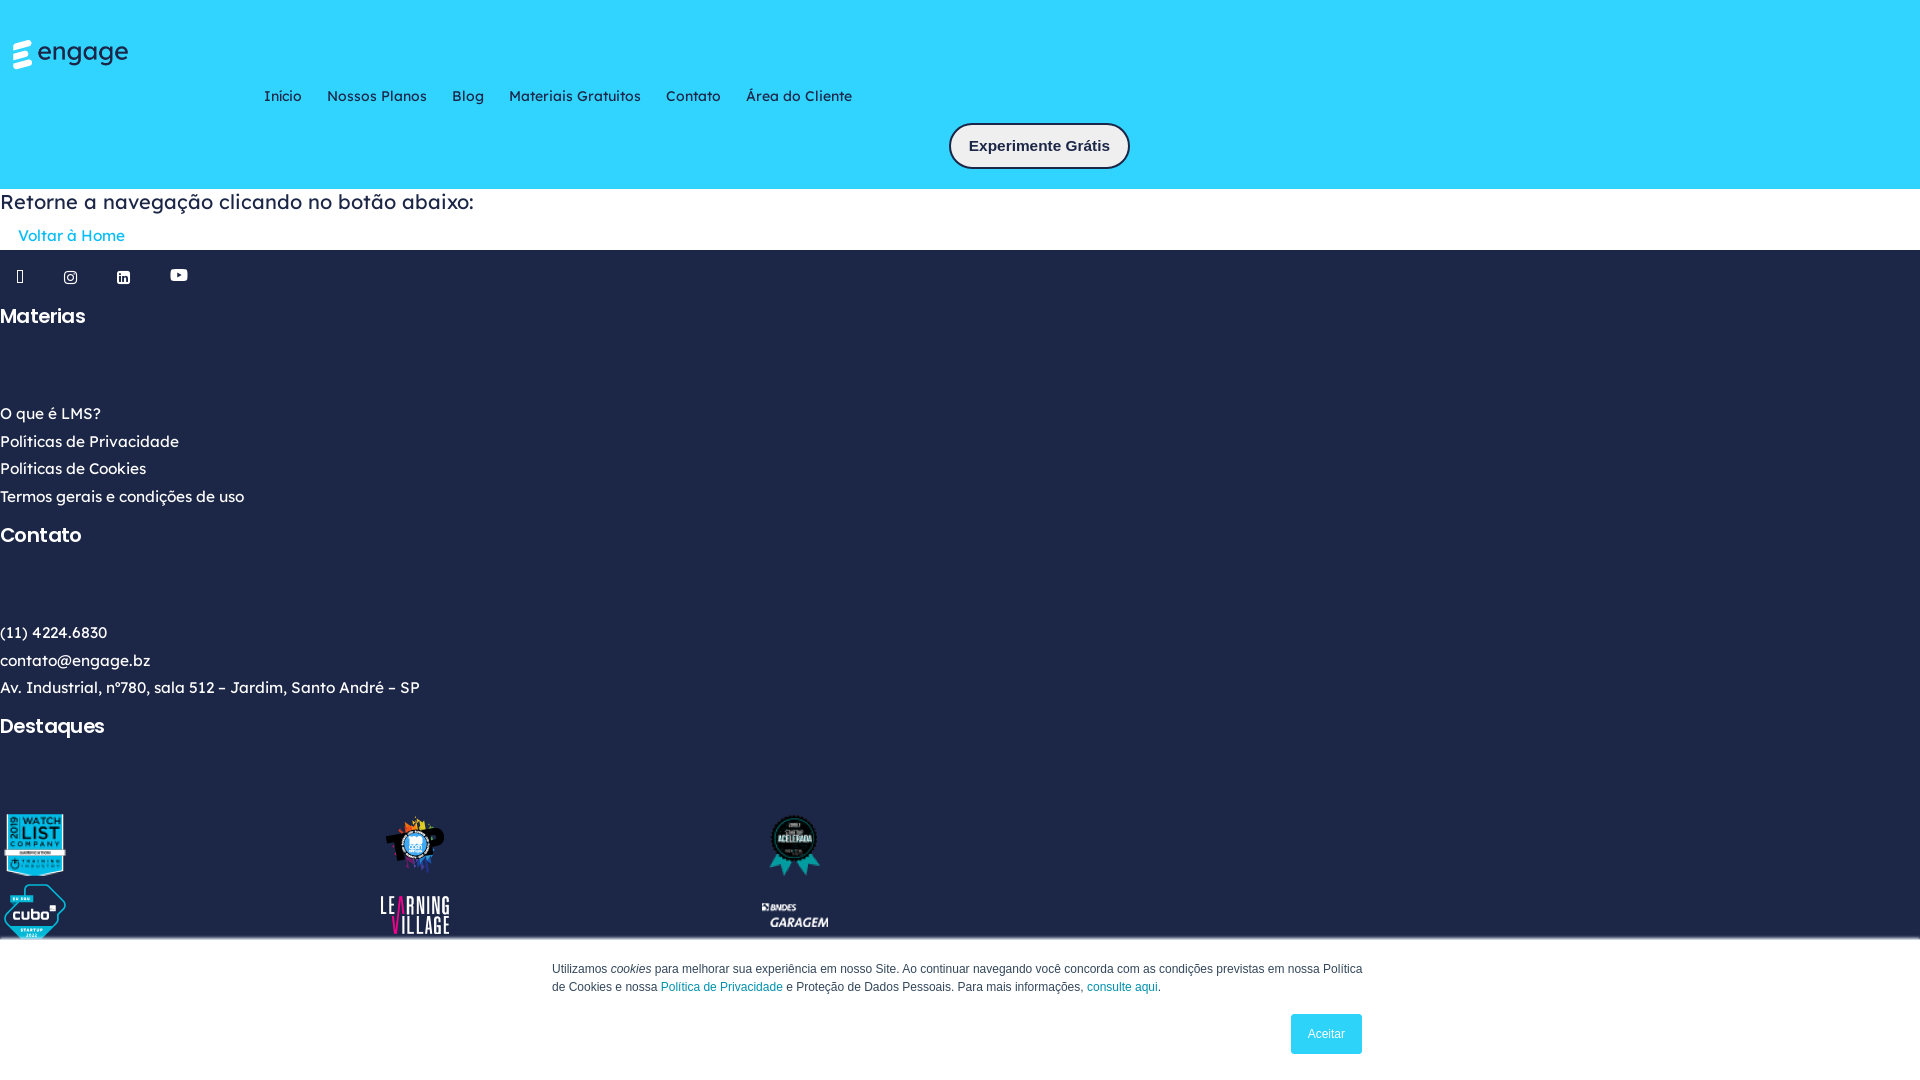 This screenshot has height=1080, width=1920. I want to click on 'Materiais Gratuitos', so click(573, 96).